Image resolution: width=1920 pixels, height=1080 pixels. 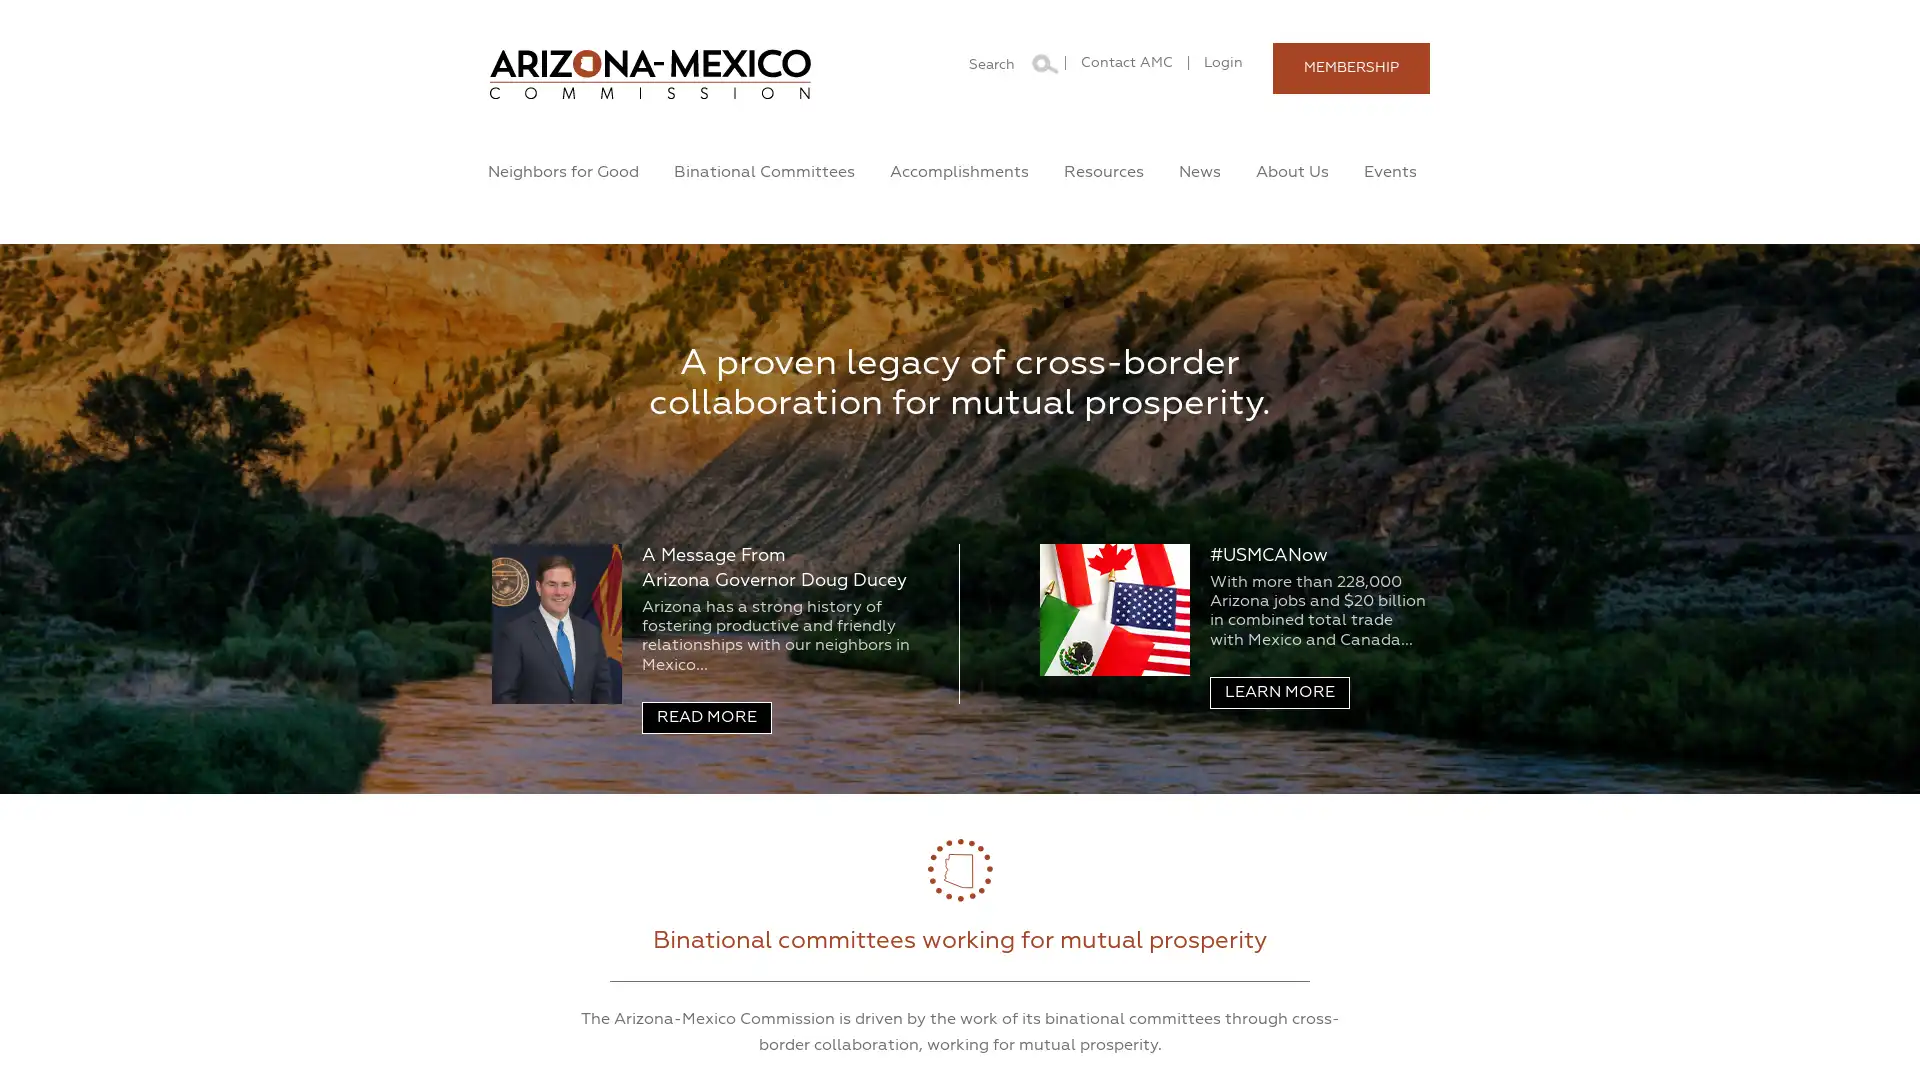 What do you see at coordinates (1042, 60) in the screenshot?
I see `Search` at bounding box center [1042, 60].